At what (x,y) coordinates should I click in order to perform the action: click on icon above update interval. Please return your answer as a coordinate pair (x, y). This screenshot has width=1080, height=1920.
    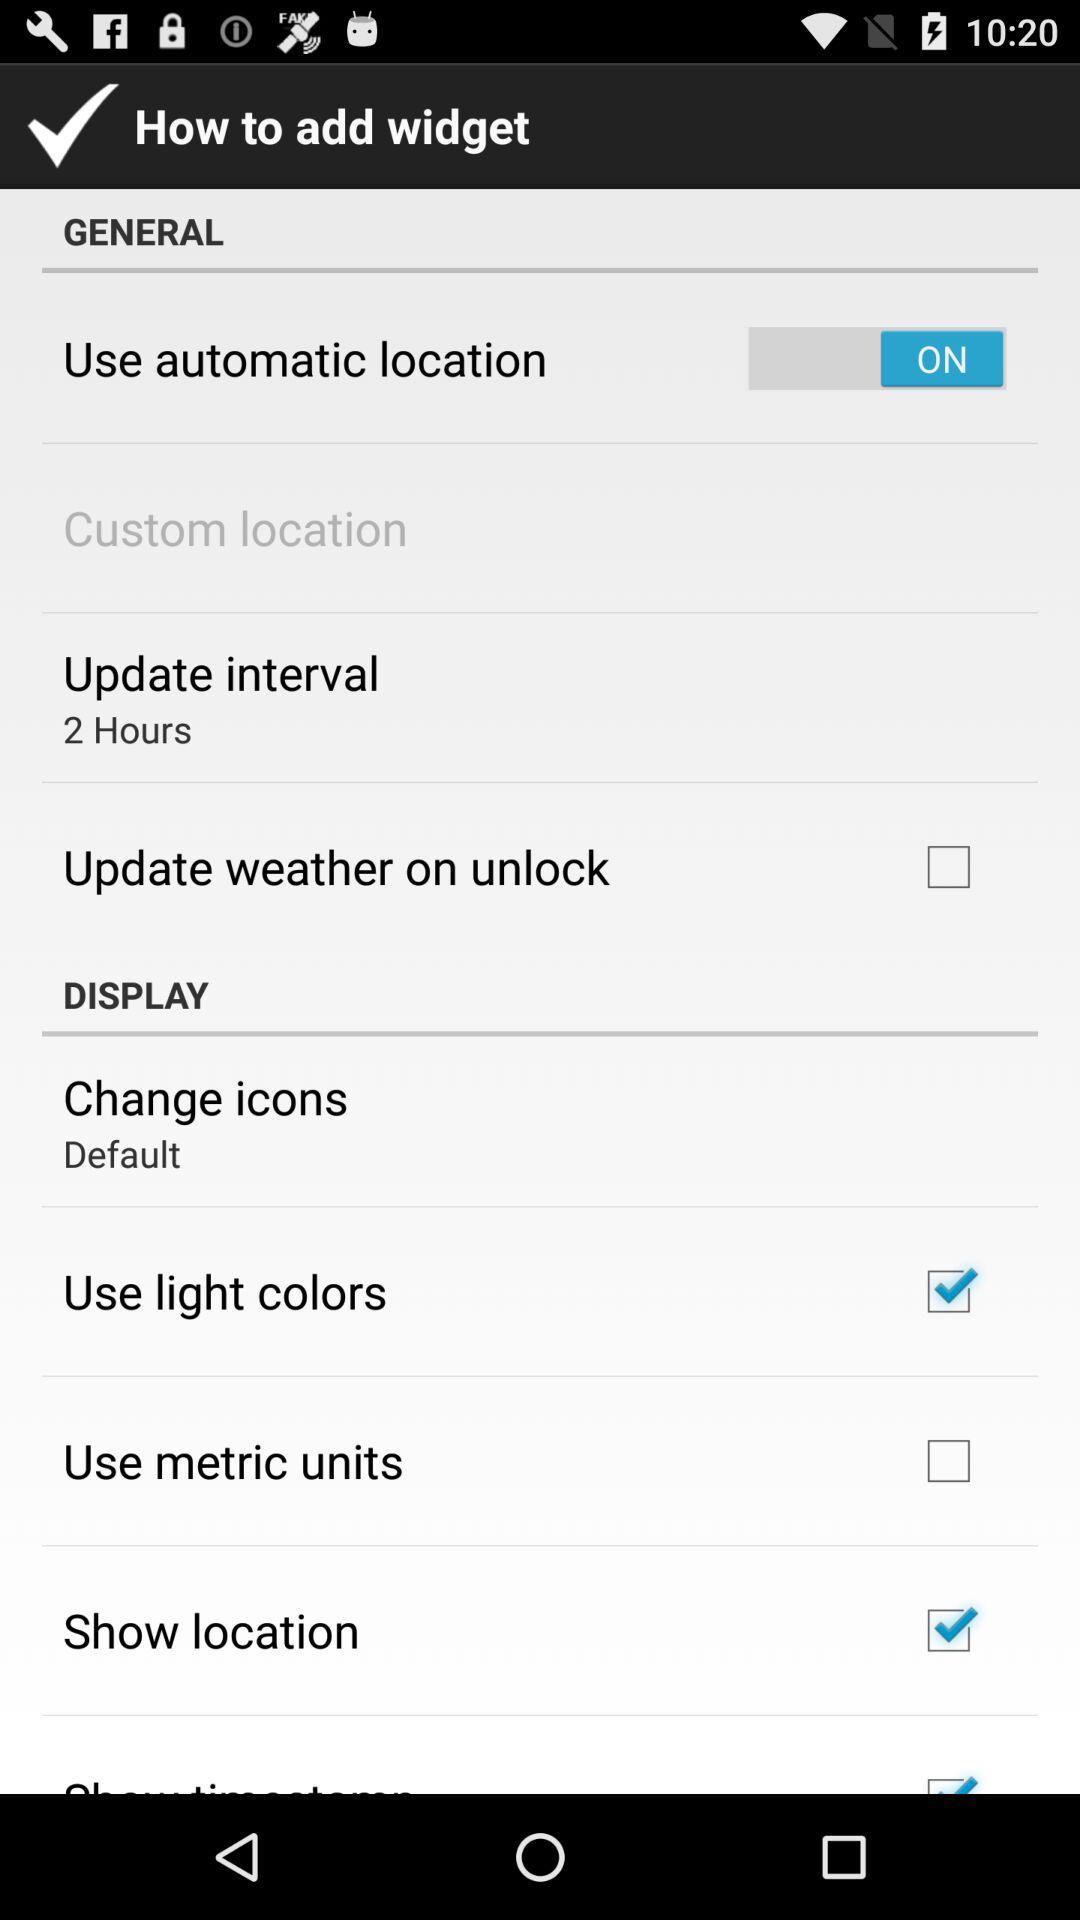
    Looking at the image, I should click on (234, 527).